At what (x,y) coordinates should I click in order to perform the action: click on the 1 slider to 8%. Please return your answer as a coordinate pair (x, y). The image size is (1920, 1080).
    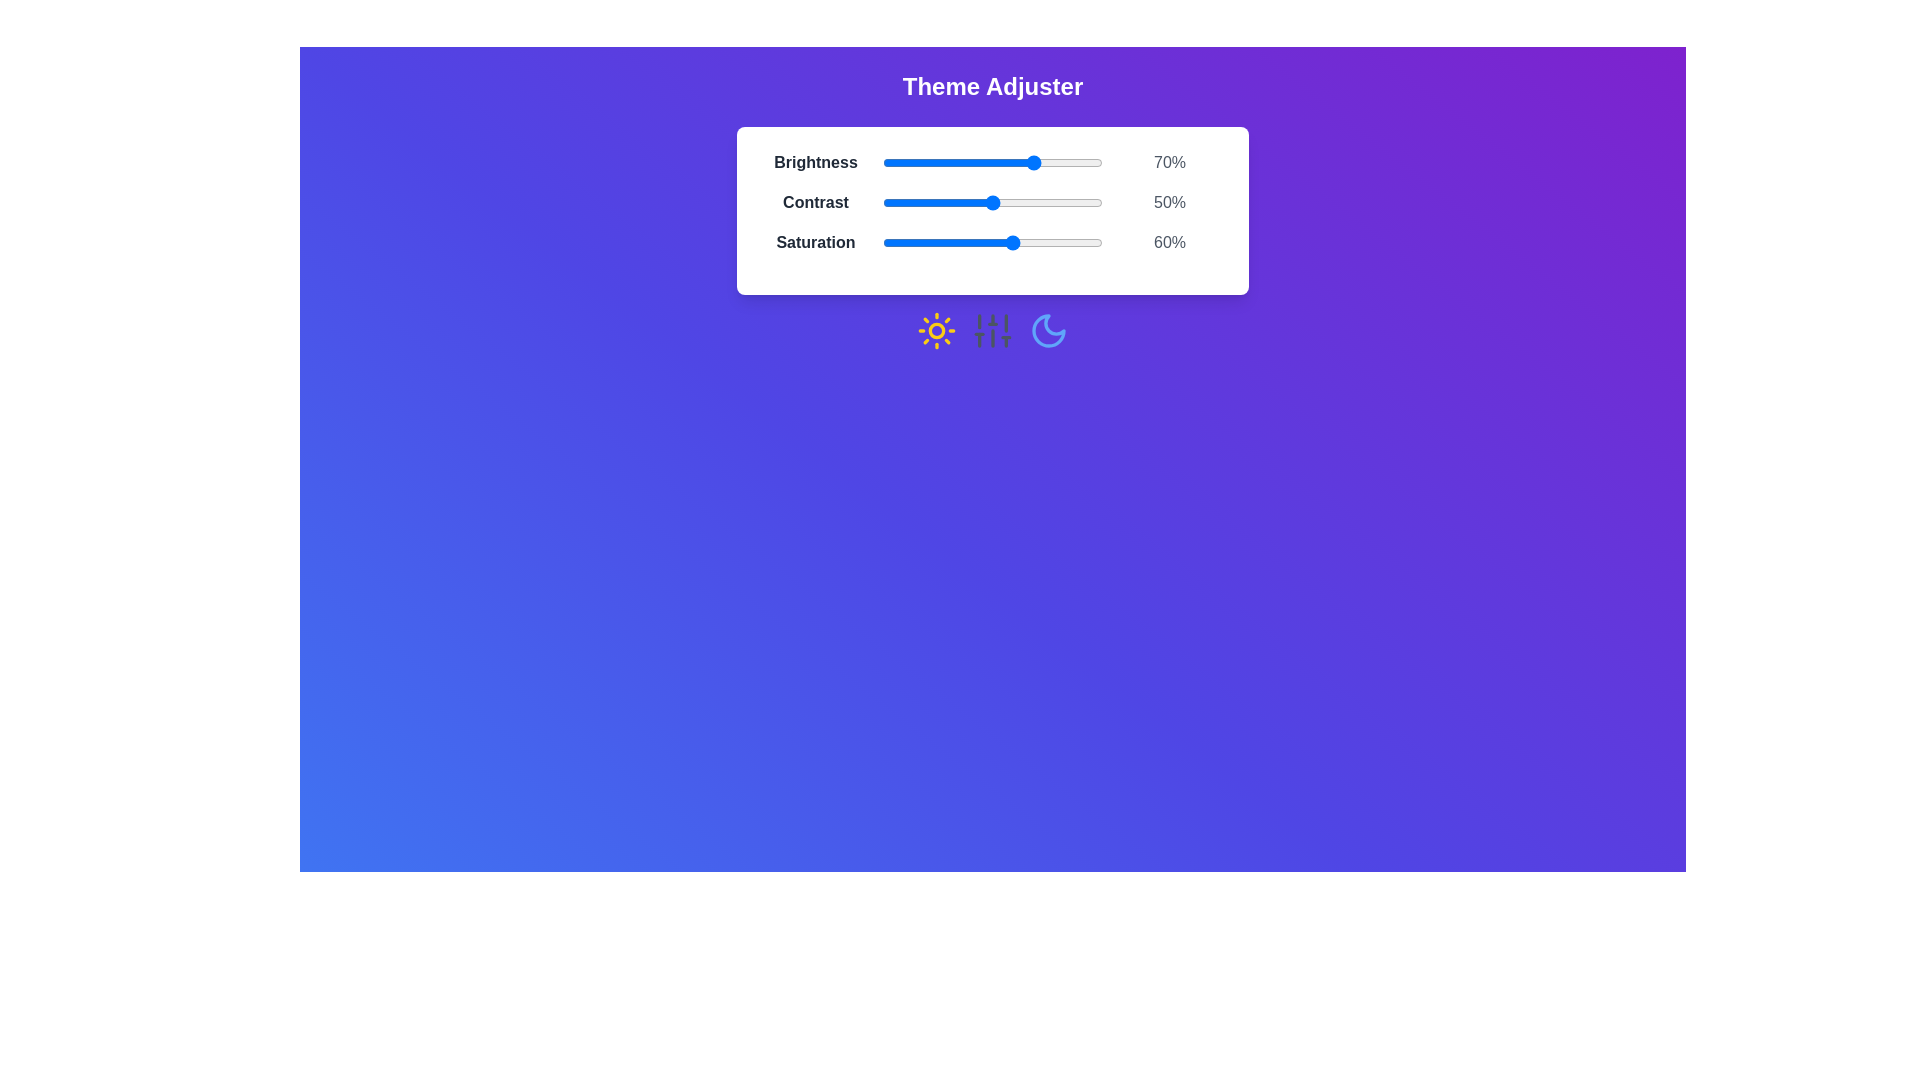
    Looking at the image, I should click on (899, 203).